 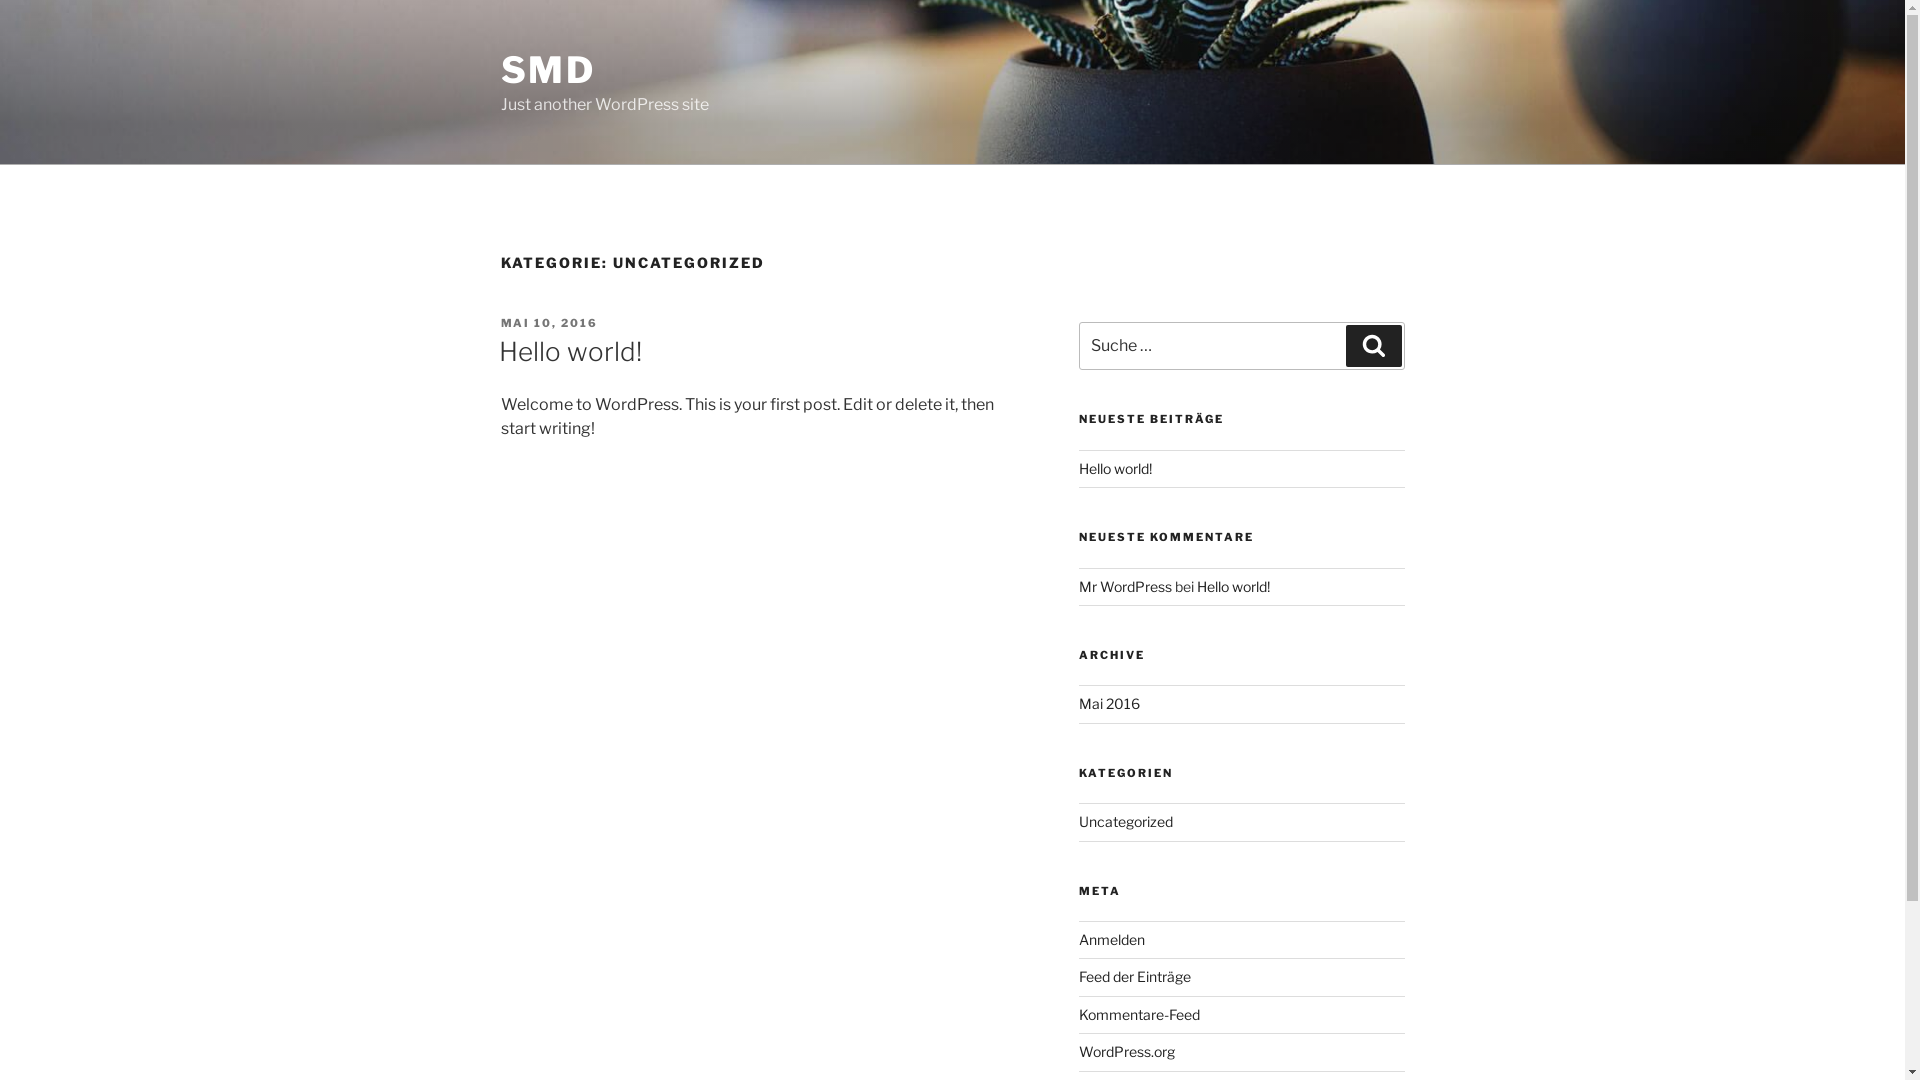 I want to click on 'Hello world!', so click(x=1114, y=468).